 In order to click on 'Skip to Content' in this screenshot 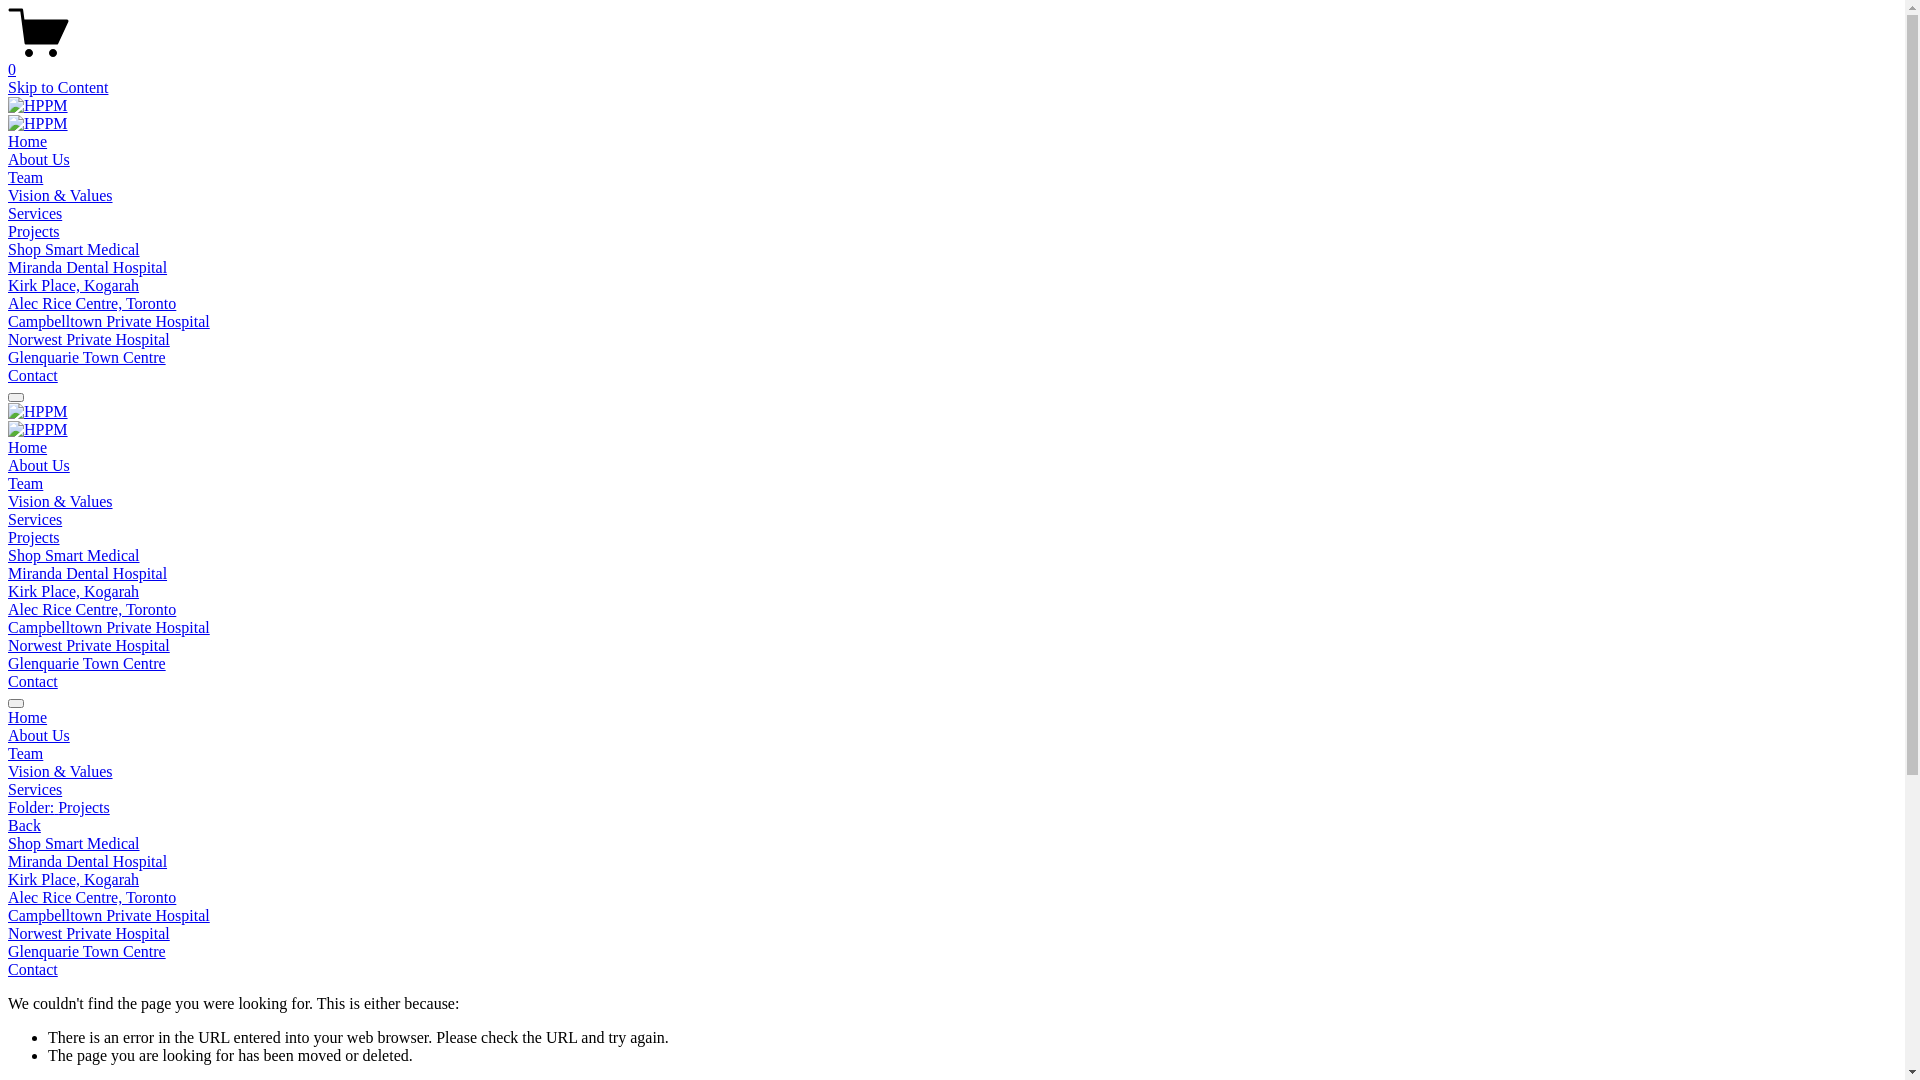, I will do `click(57, 86)`.